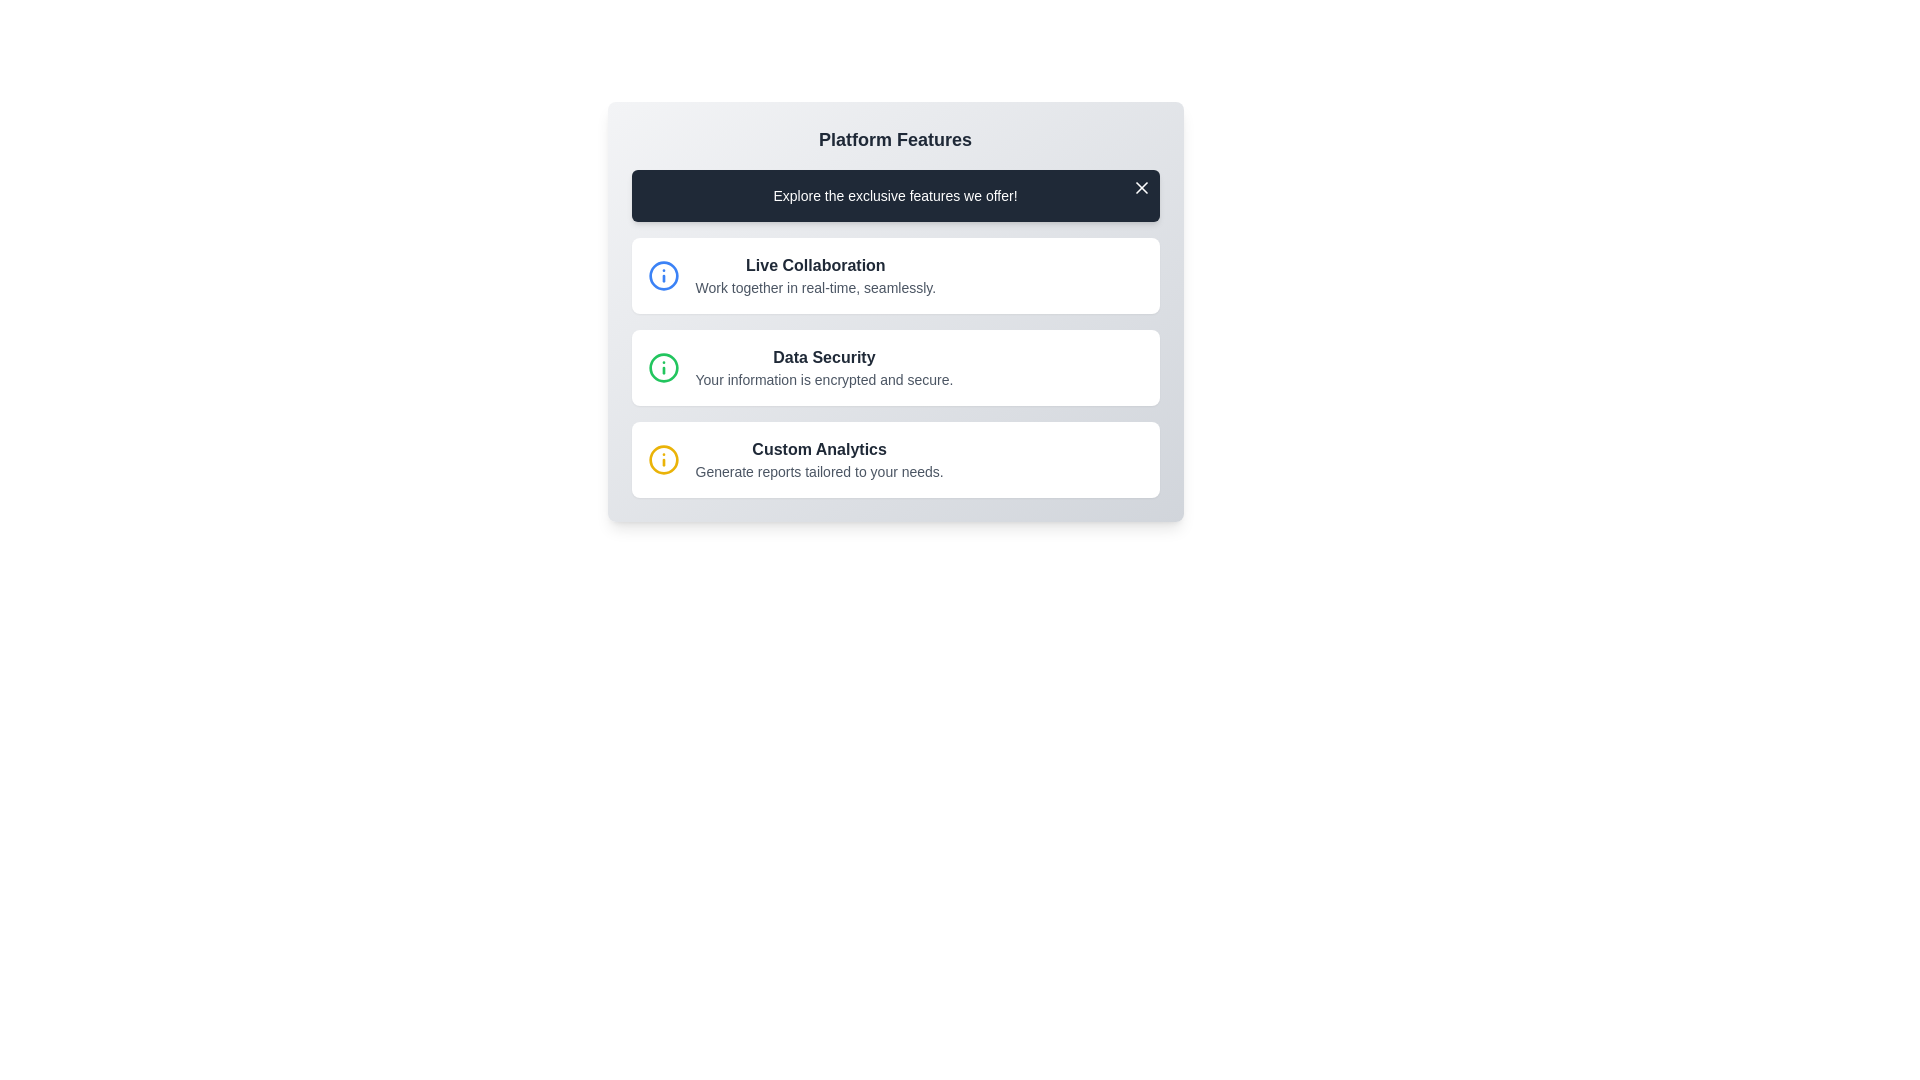 This screenshot has height=1080, width=1920. I want to click on the 'X' icon close button located in the top-right corner of the header section, so click(1141, 188).